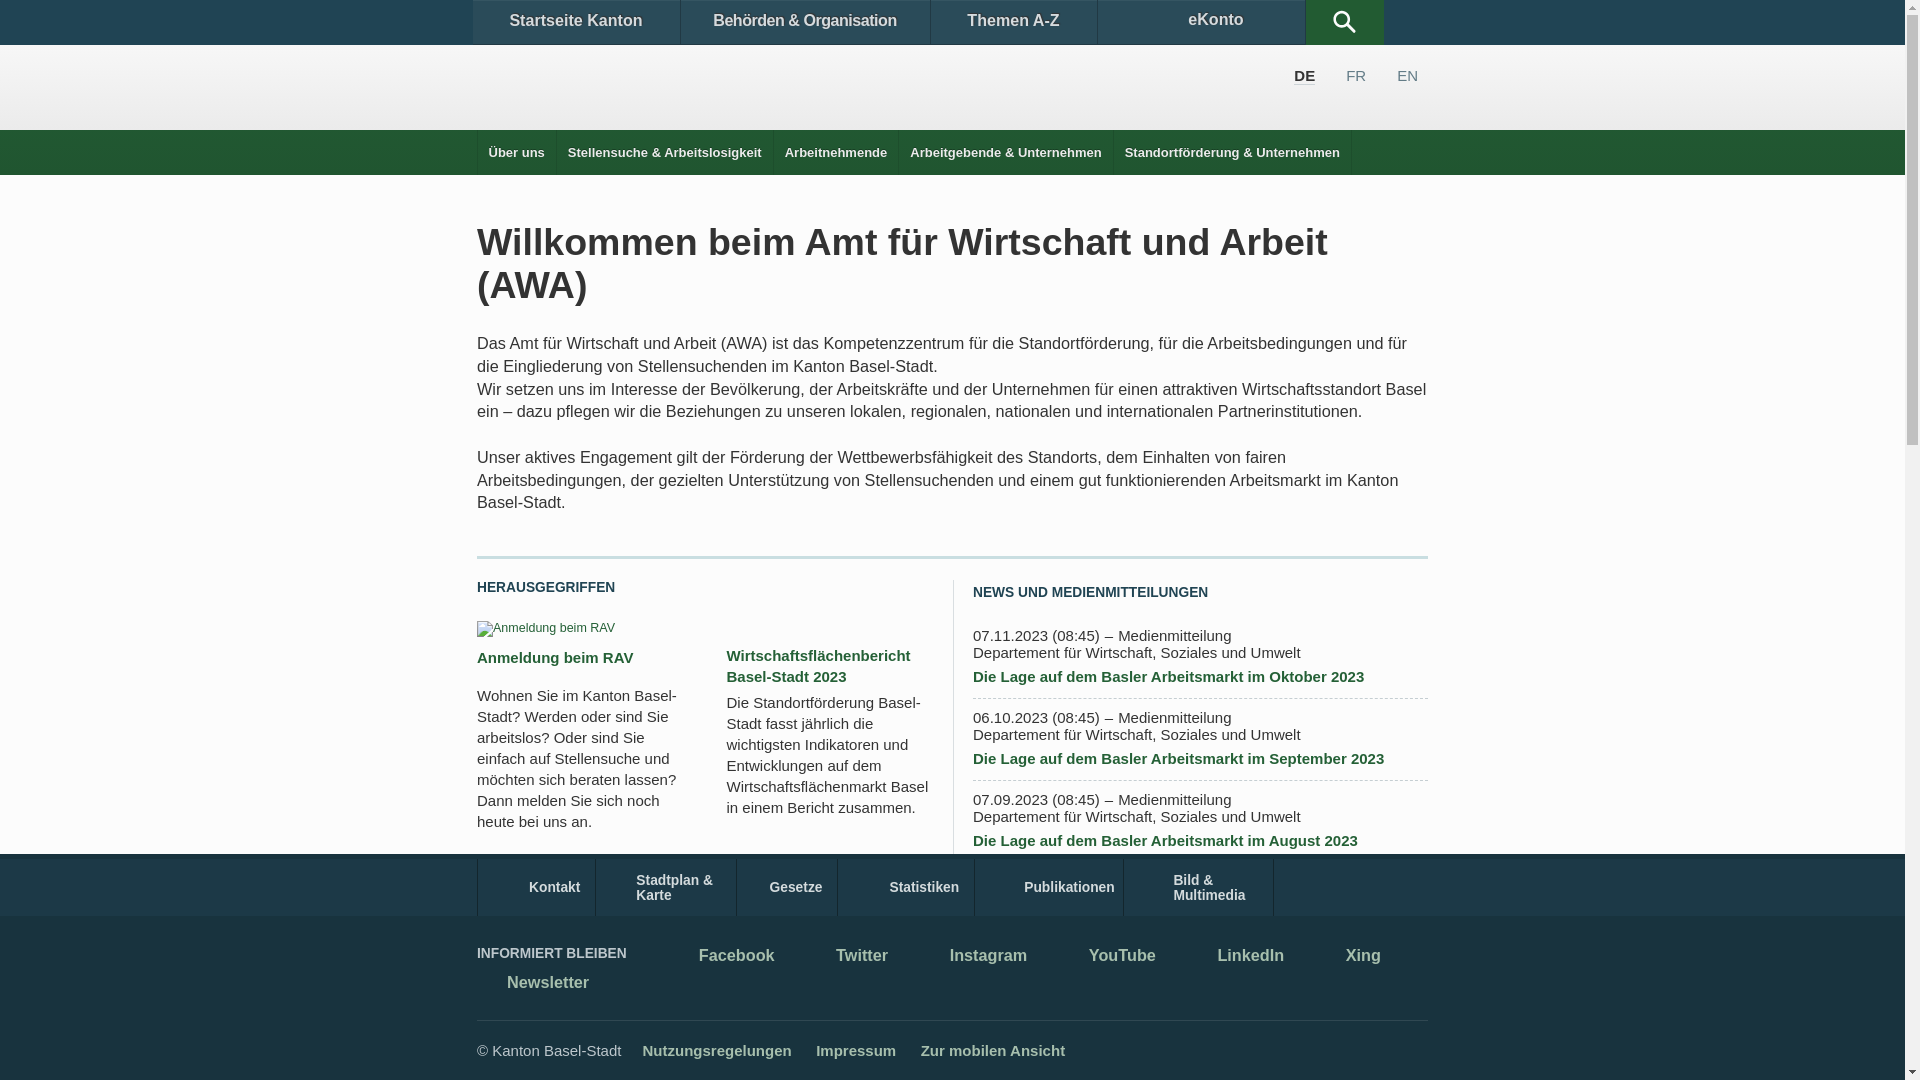 The image size is (1920, 1080). I want to click on 'FR', so click(1345, 74).